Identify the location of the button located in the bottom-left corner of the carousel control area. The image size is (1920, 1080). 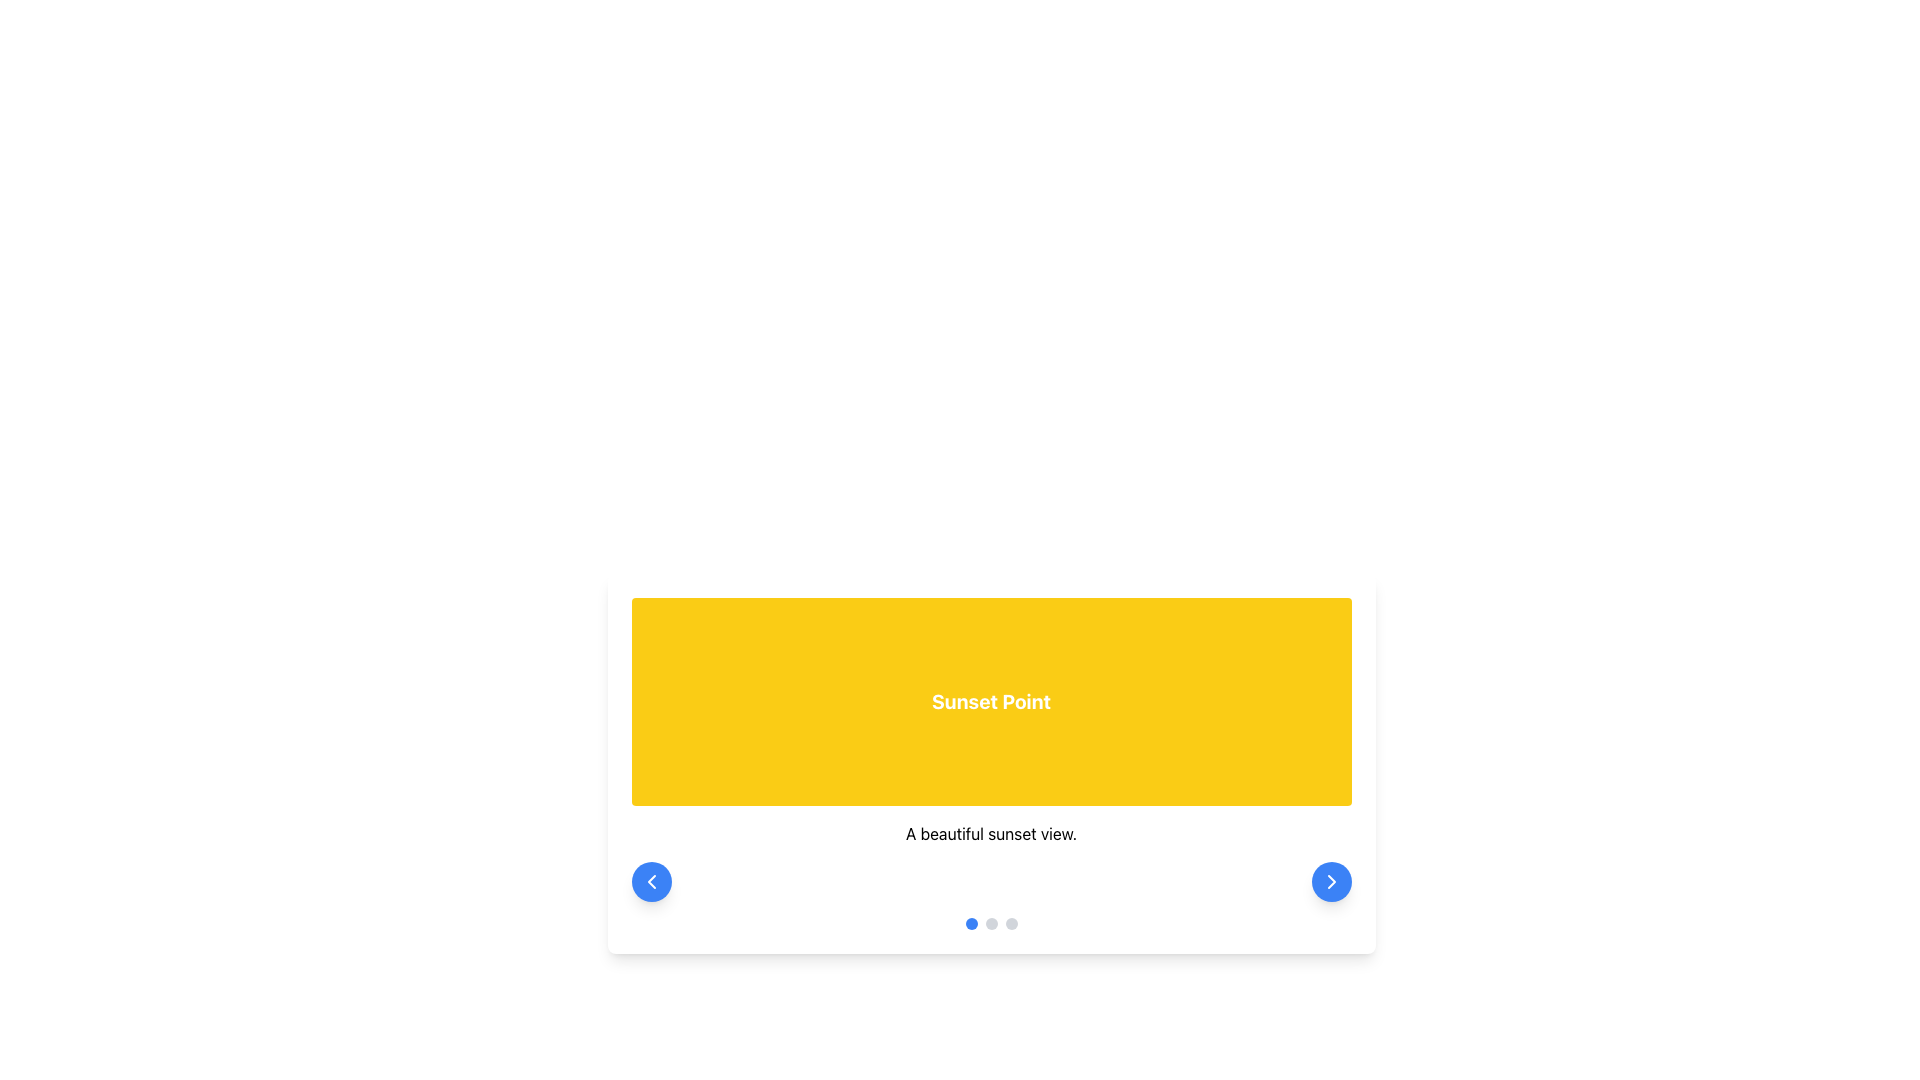
(651, 881).